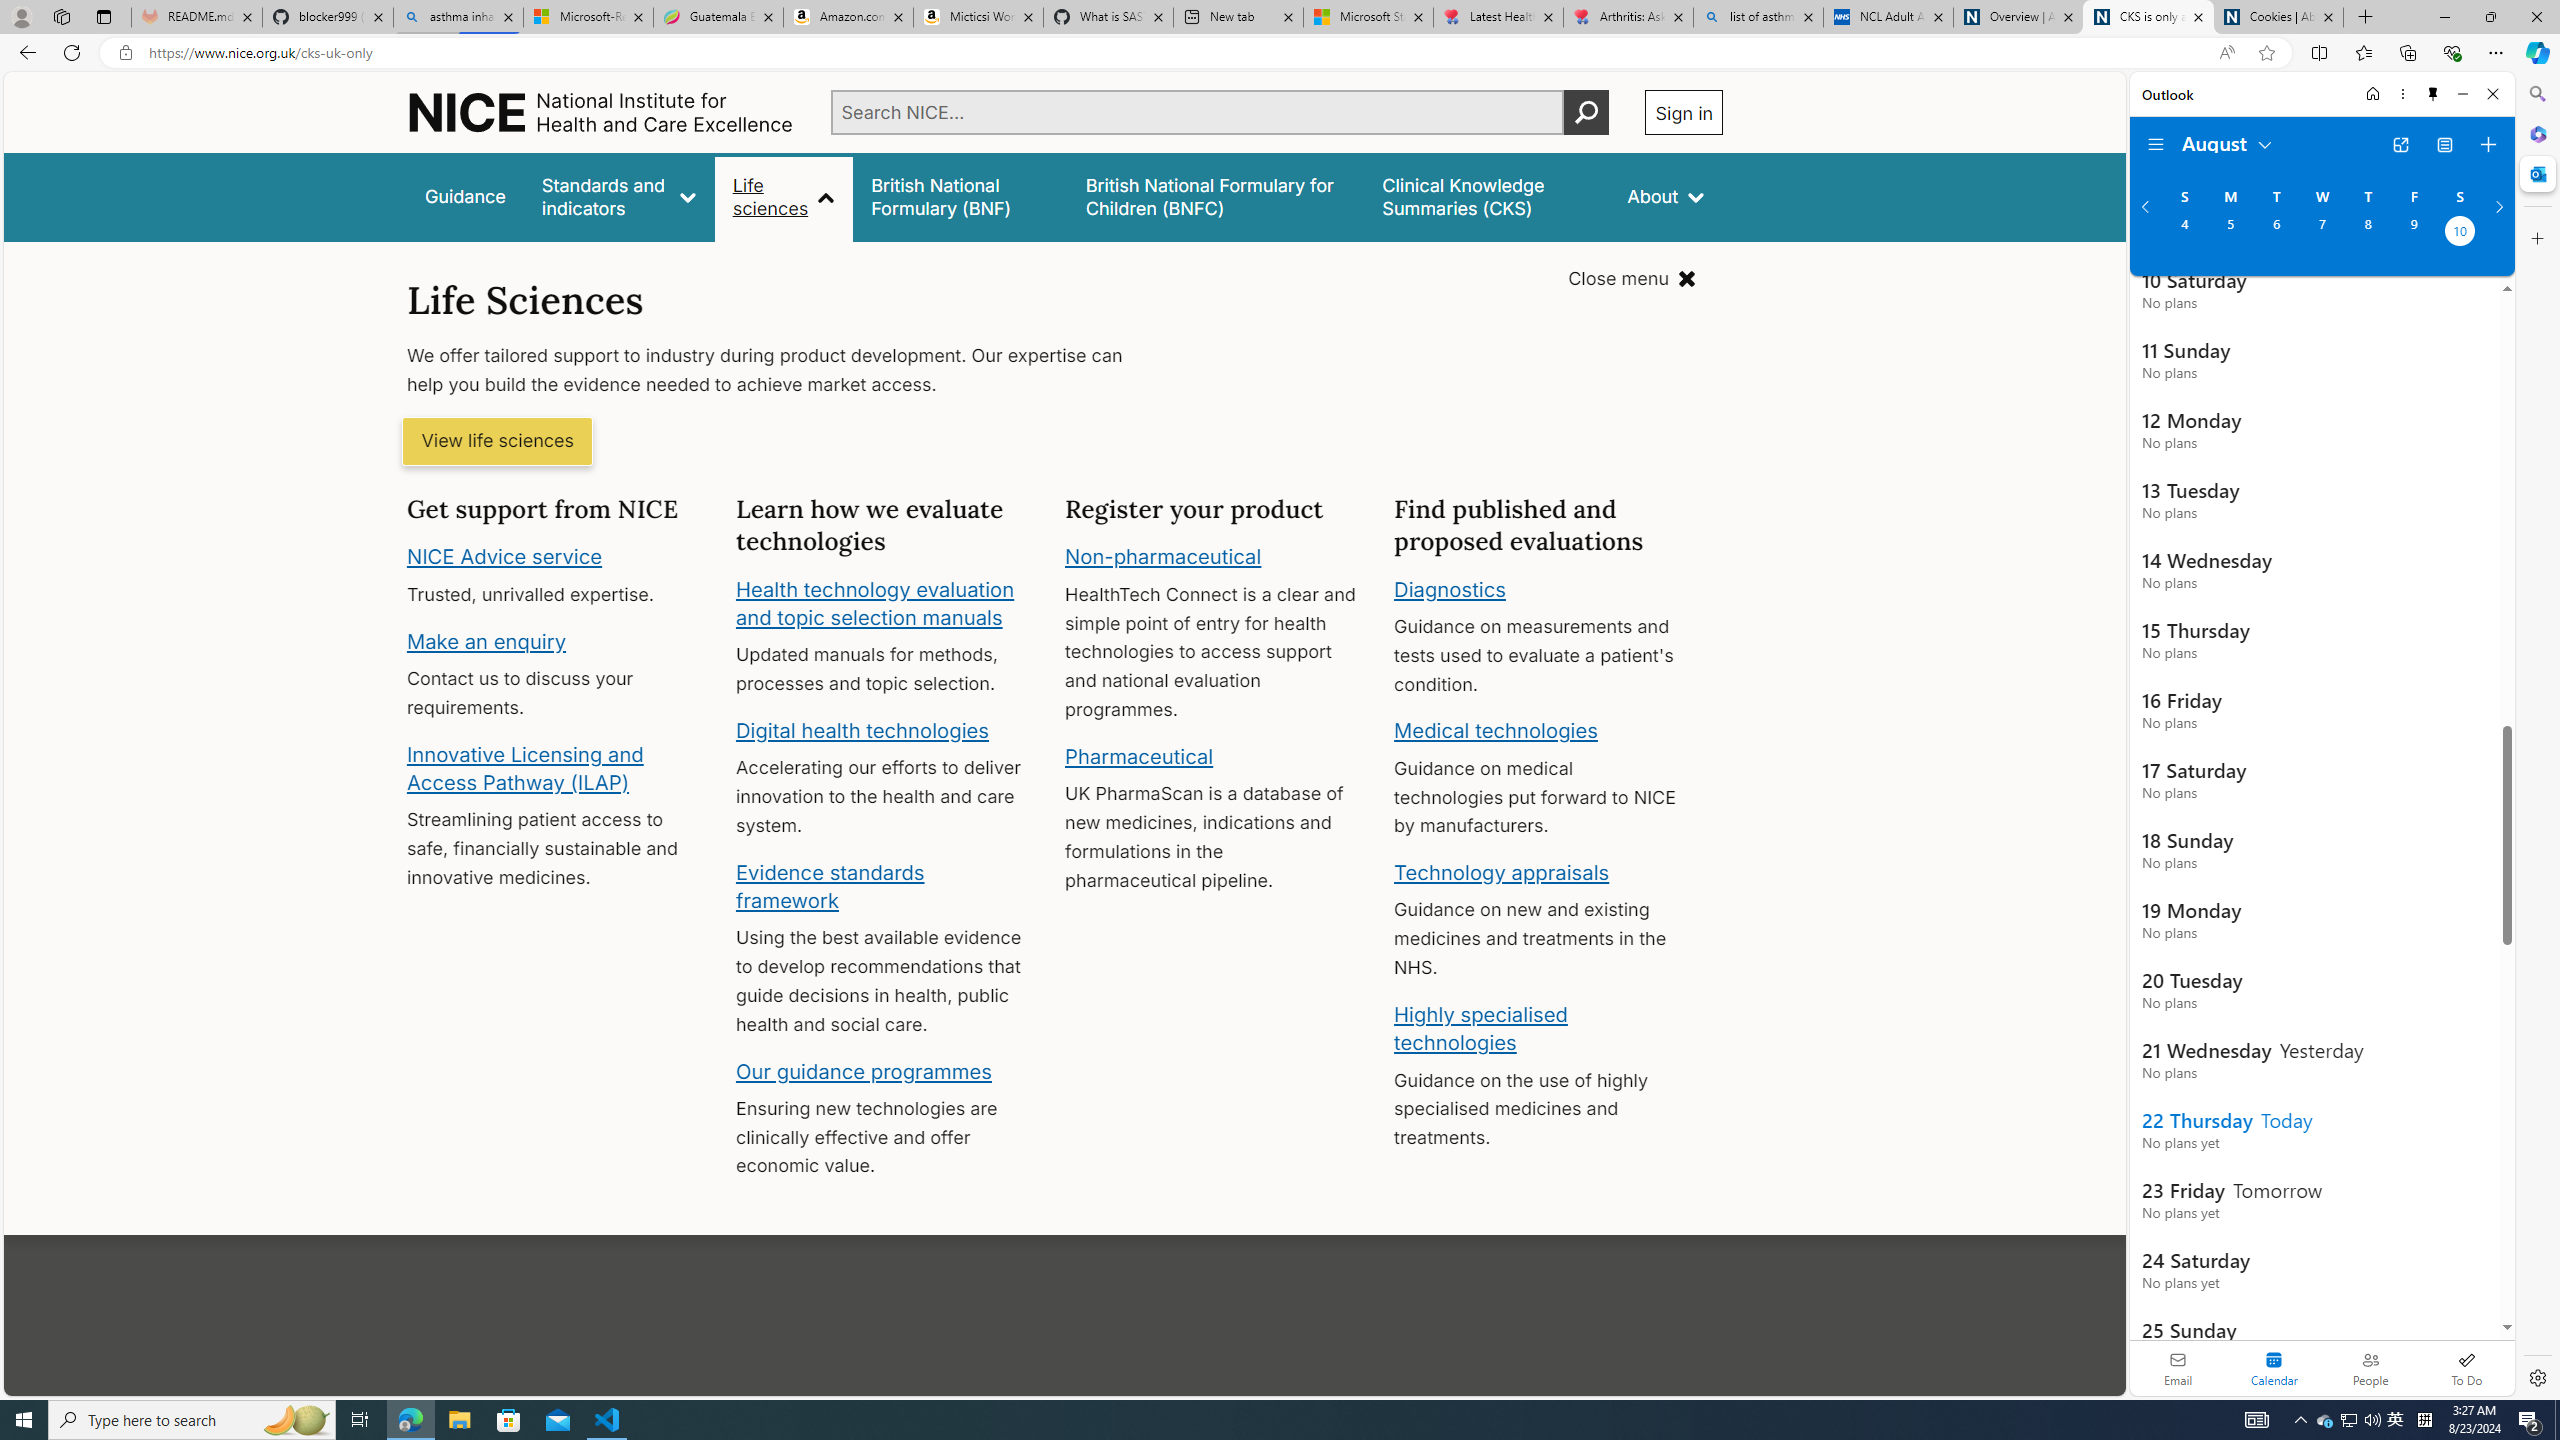 The height and width of the screenshot is (1440, 2560). I want to click on 'Perform search', so click(1586, 111).